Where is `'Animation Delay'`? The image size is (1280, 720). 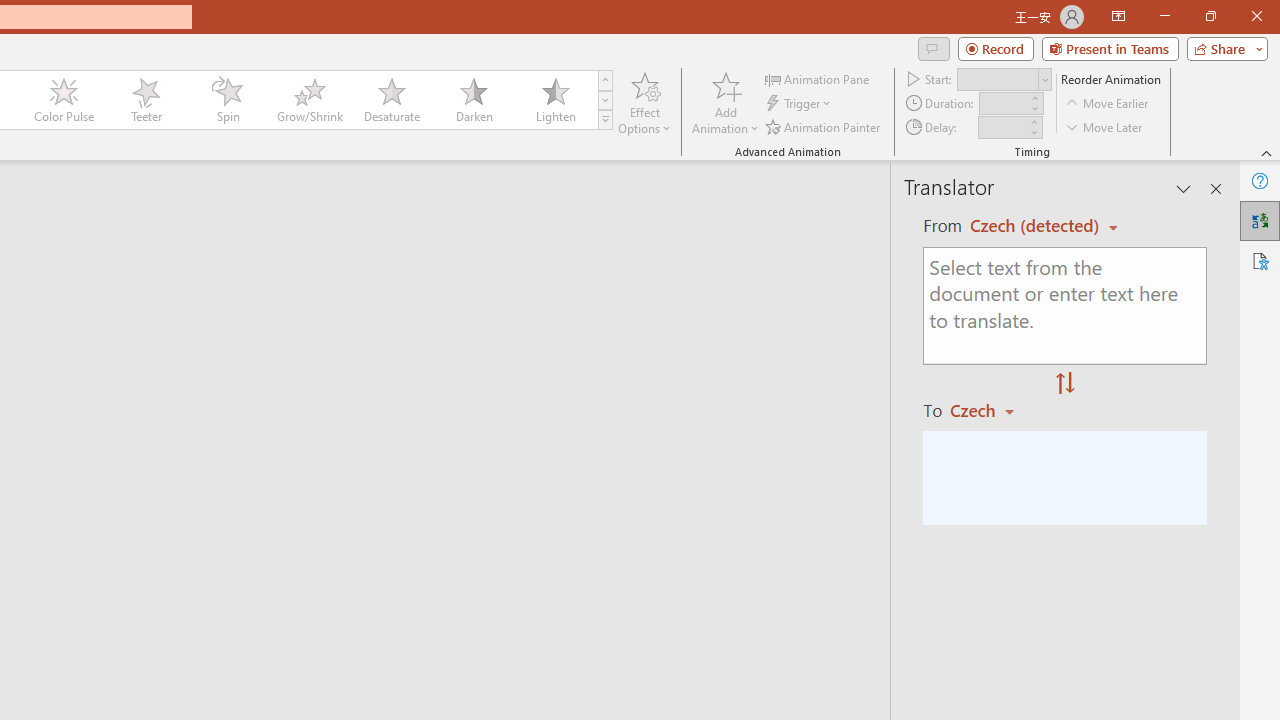
'Animation Delay' is located at coordinates (1002, 127).